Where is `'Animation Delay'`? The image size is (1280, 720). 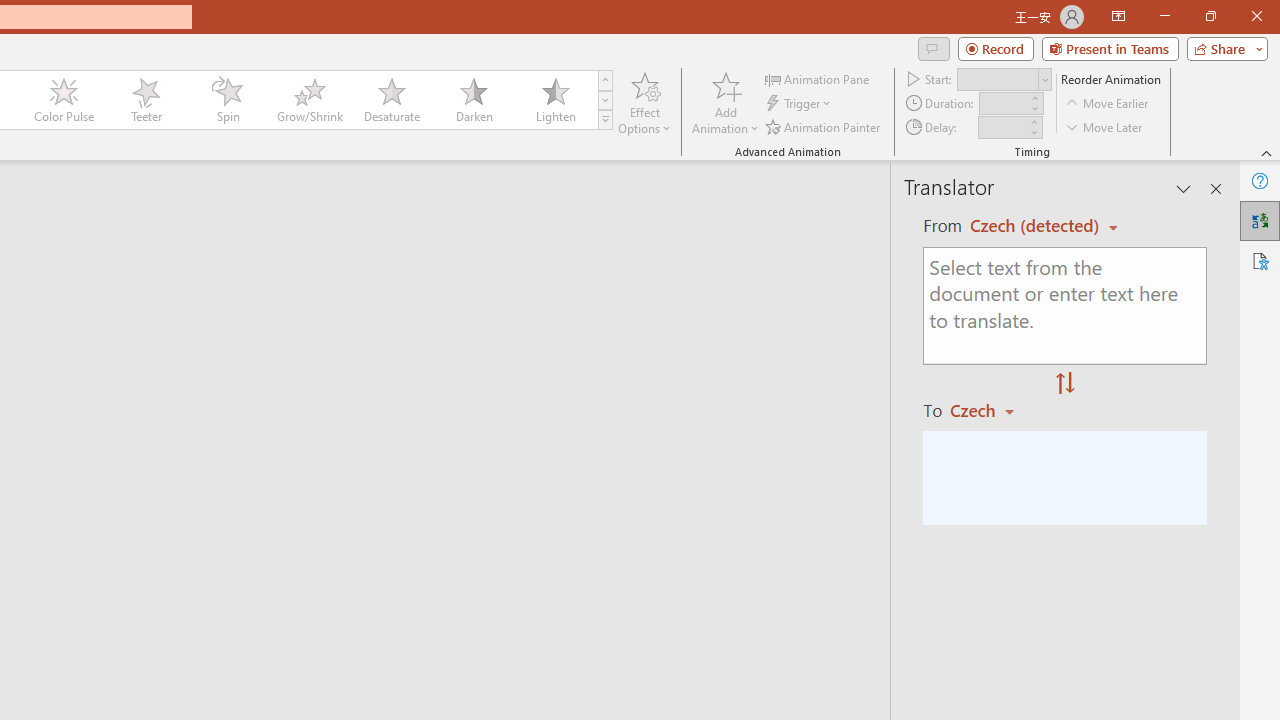
'Animation Delay' is located at coordinates (1002, 127).